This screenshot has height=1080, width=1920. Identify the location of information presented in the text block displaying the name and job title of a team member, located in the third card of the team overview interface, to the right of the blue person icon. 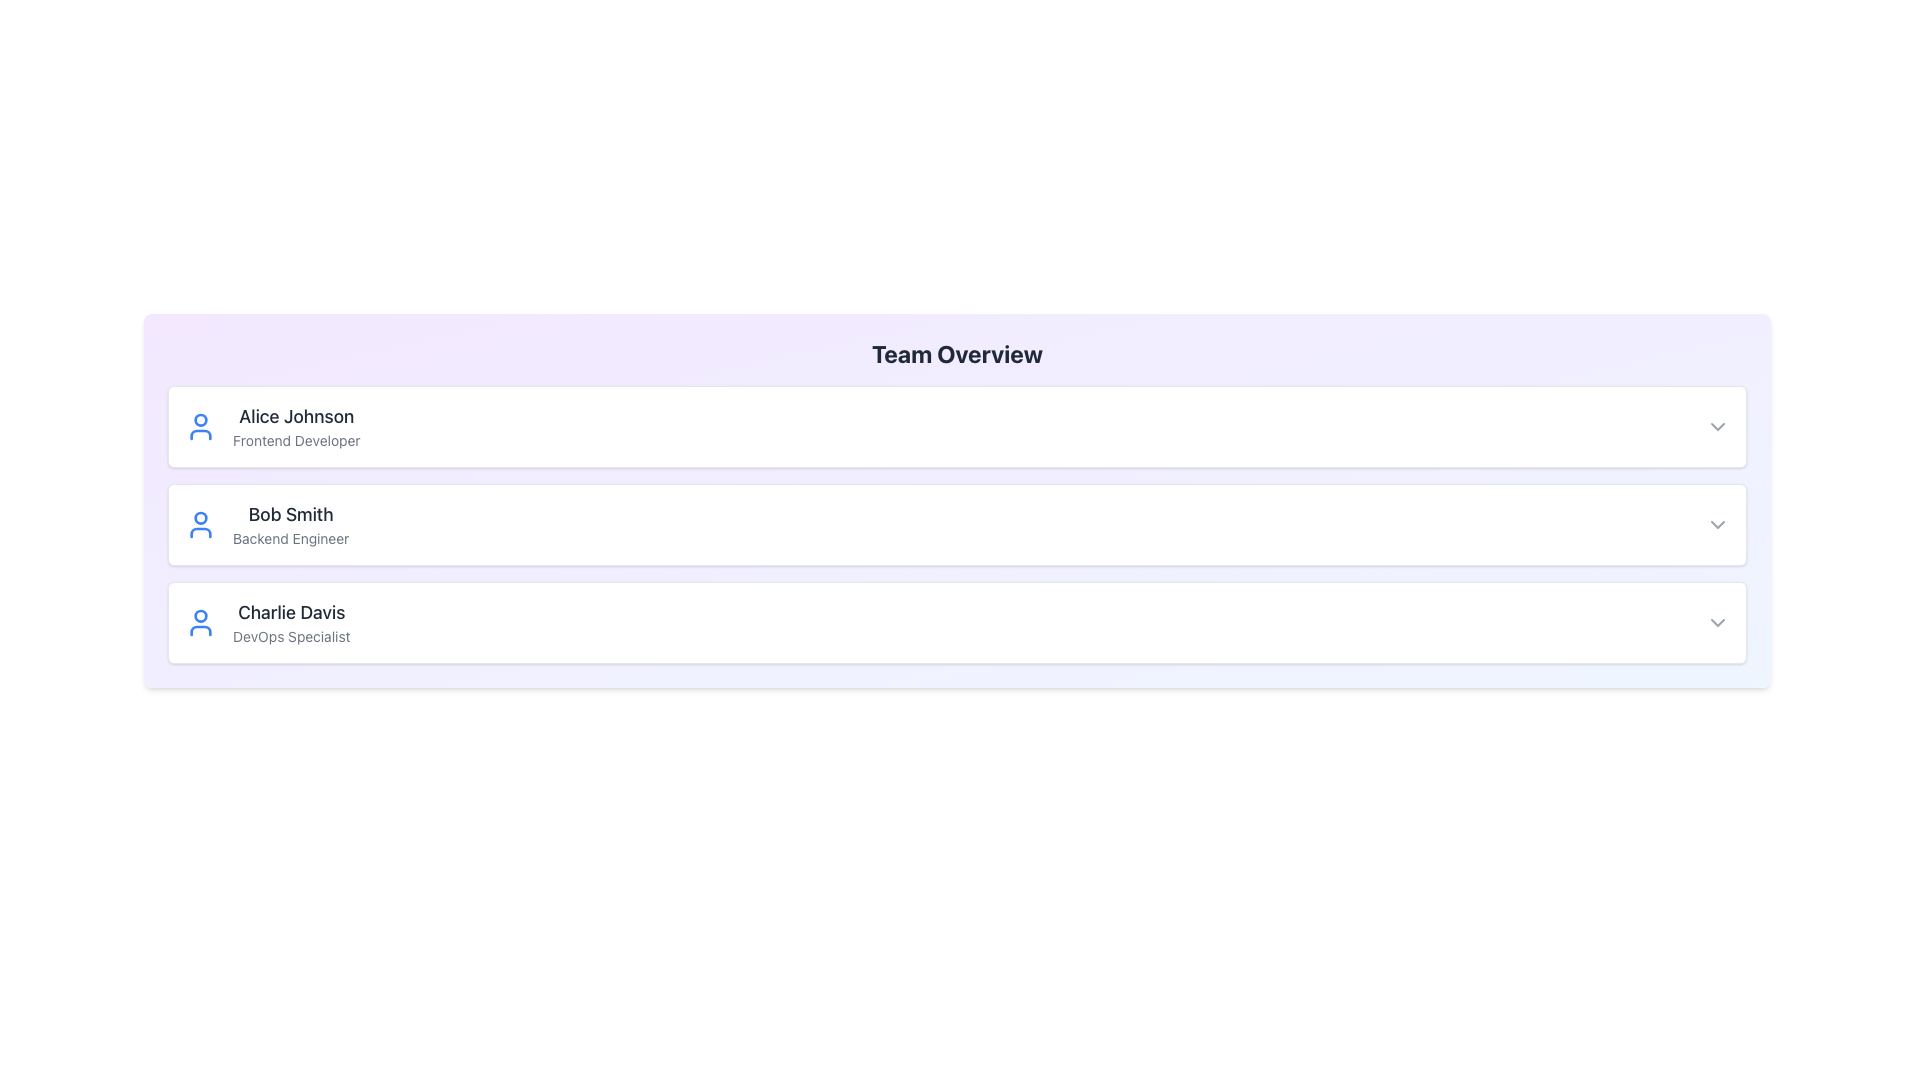
(290, 622).